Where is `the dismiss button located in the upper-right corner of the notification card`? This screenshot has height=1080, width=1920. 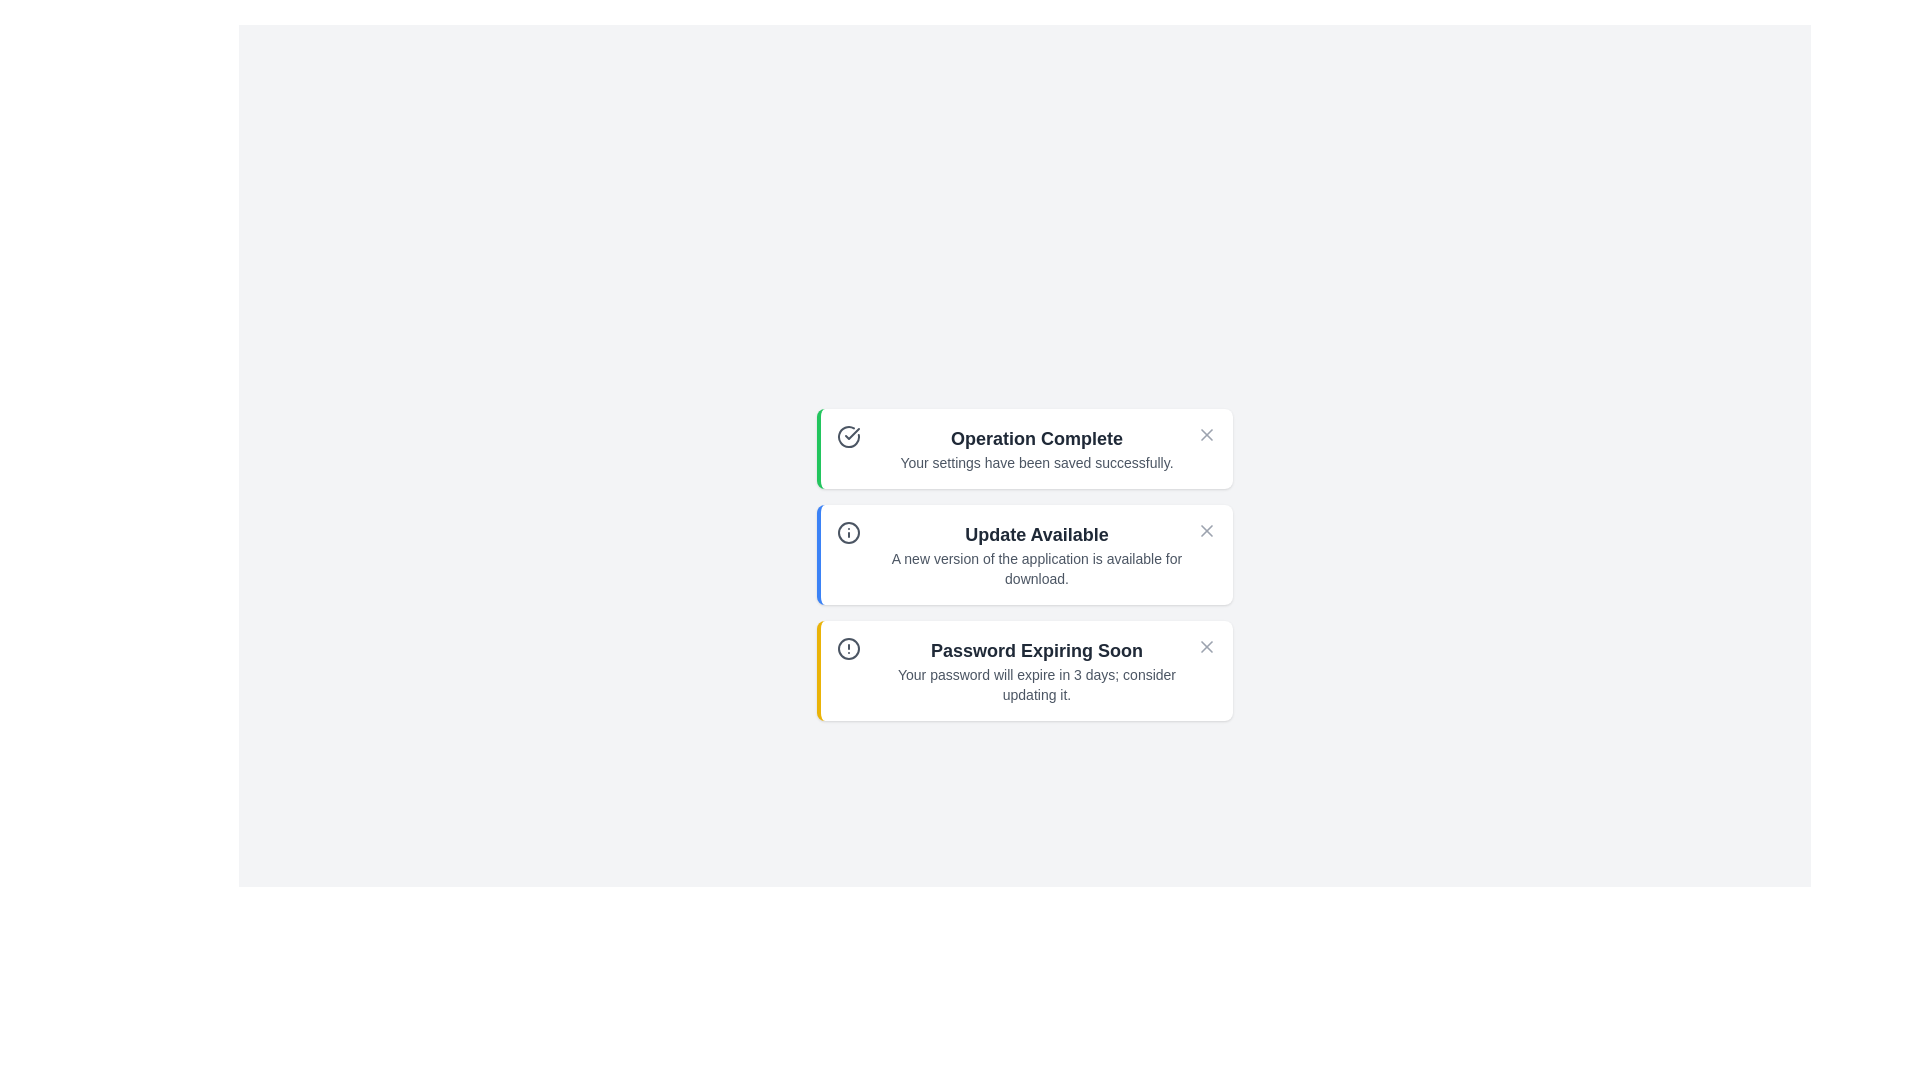
the dismiss button located in the upper-right corner of the notification card is located at coordinates (1205, 434).